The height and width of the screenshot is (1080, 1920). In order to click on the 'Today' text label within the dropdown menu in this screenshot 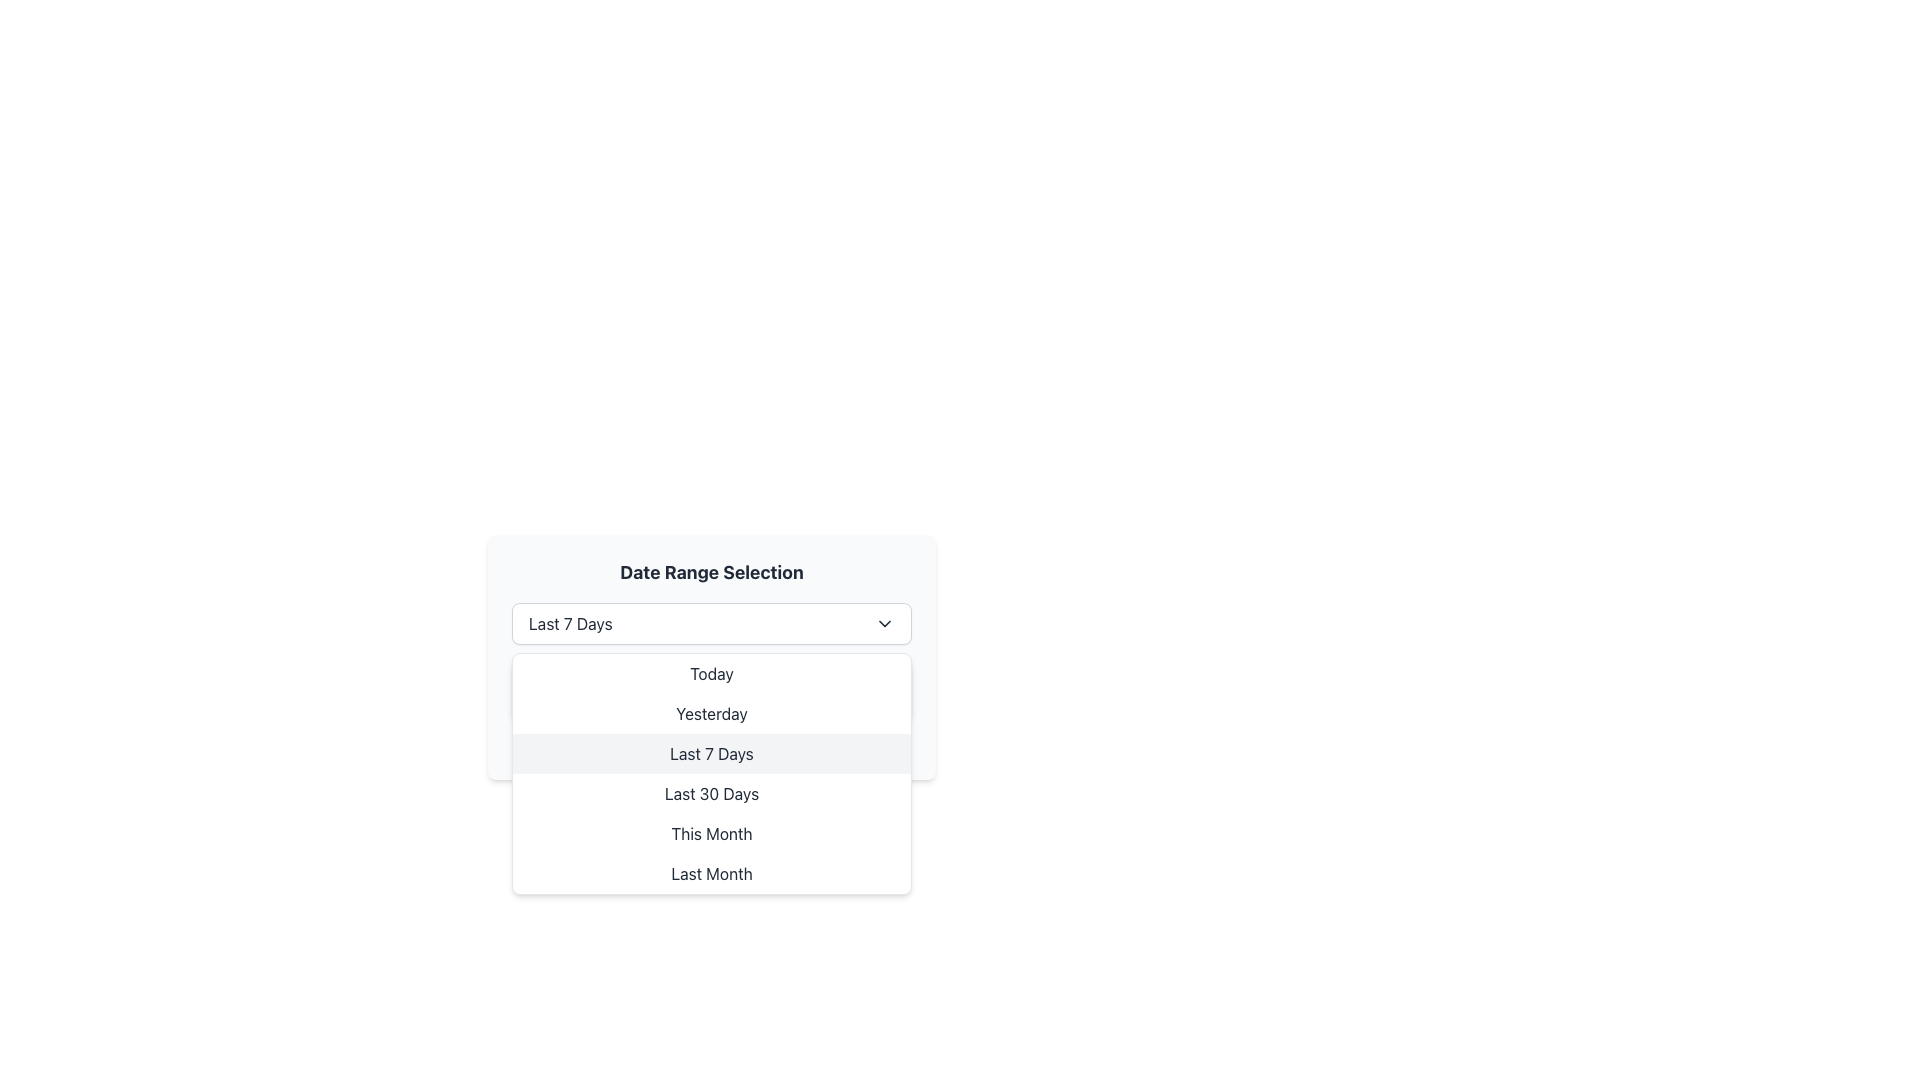, I will do `click(711, 674)`.